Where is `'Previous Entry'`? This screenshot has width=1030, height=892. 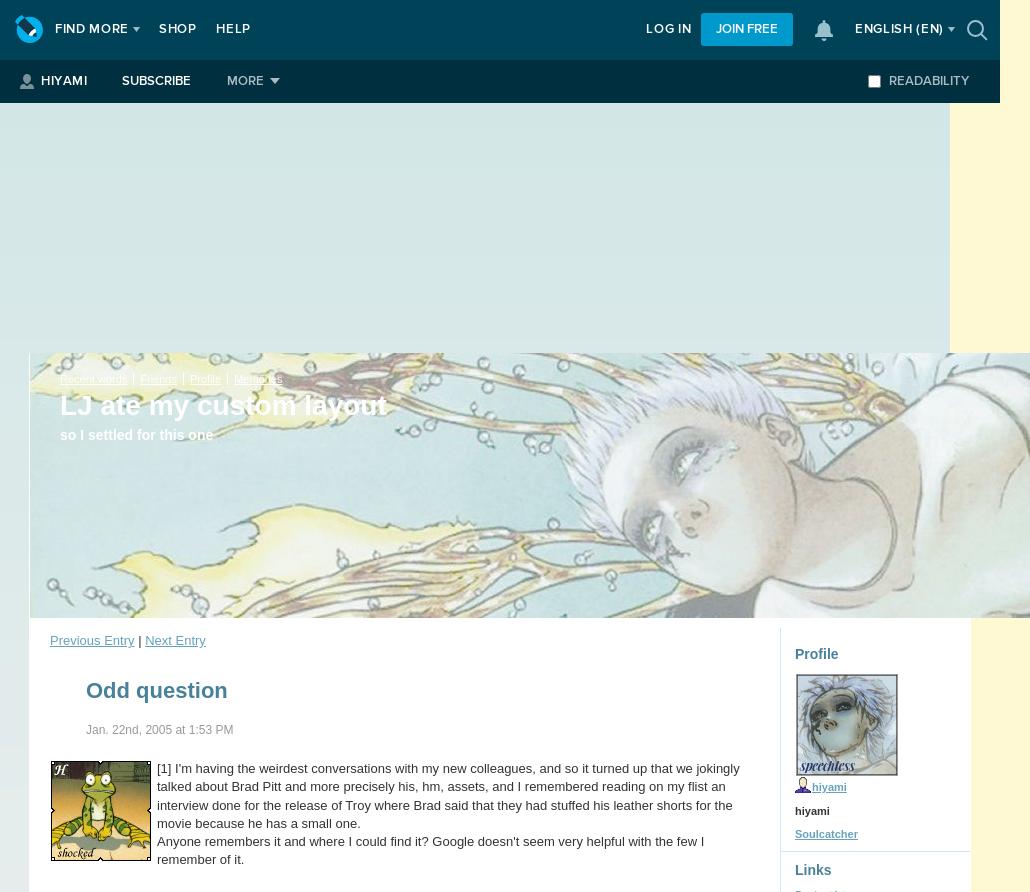 'Previous Entry' is located at coordinates (90, 639).